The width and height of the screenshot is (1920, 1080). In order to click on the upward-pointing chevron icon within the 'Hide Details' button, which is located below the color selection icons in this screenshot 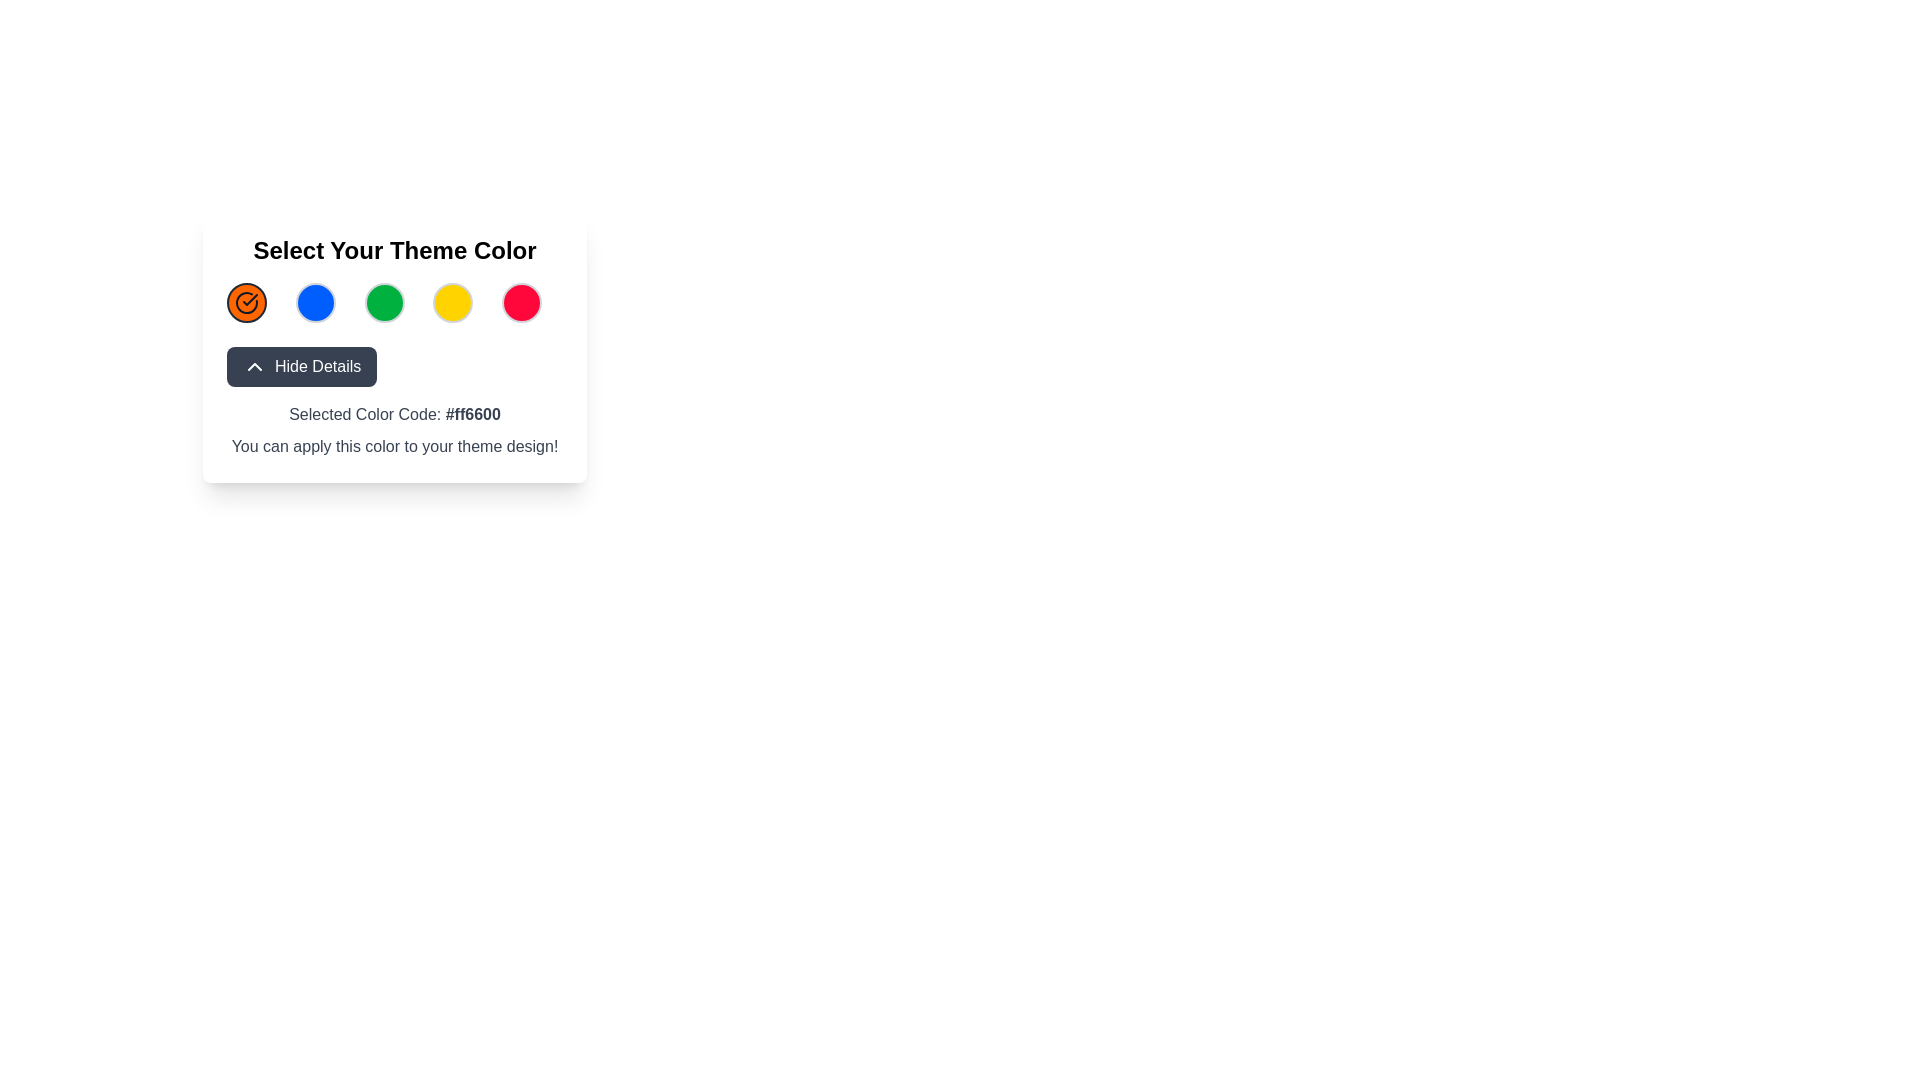, I will do `click(253, 366)`.